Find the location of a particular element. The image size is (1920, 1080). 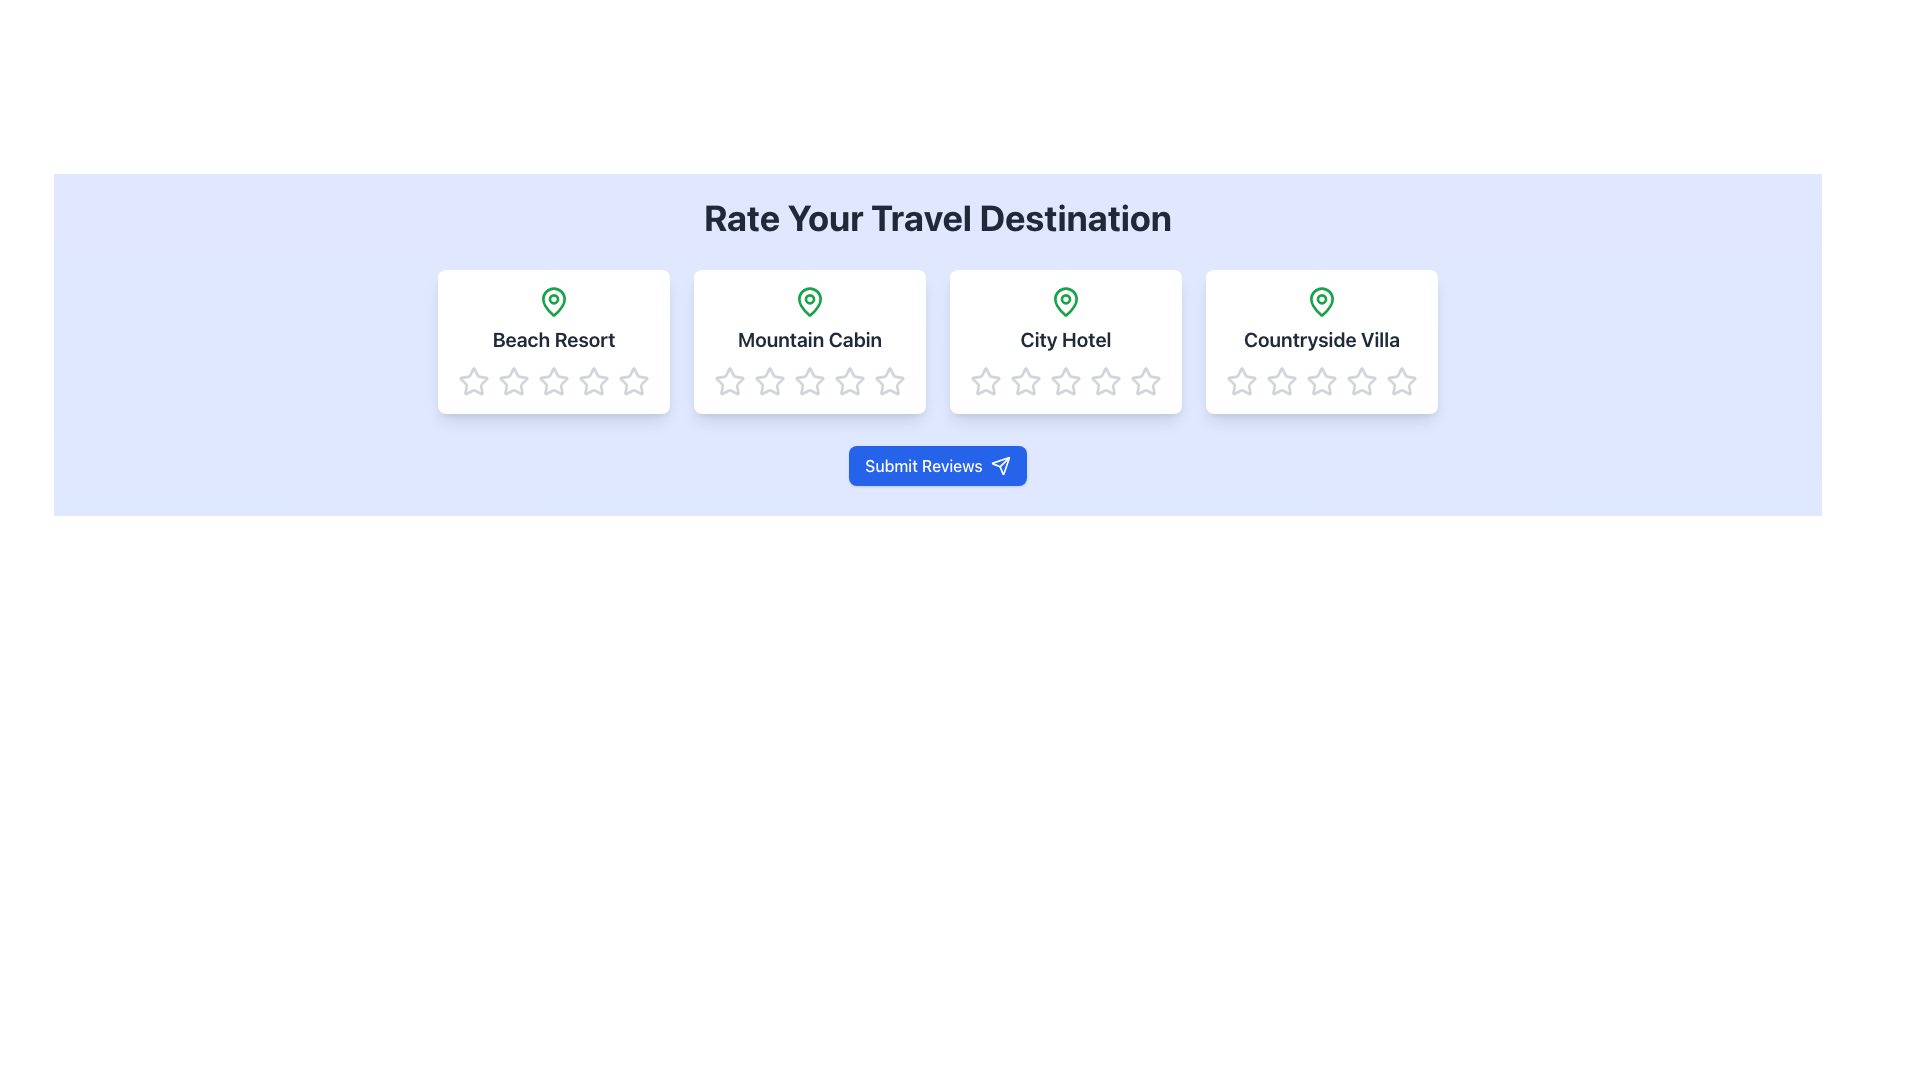

the first star icon in the row of five stars beneath the 'Beach Resort' label is located at coordinates (553, 381).